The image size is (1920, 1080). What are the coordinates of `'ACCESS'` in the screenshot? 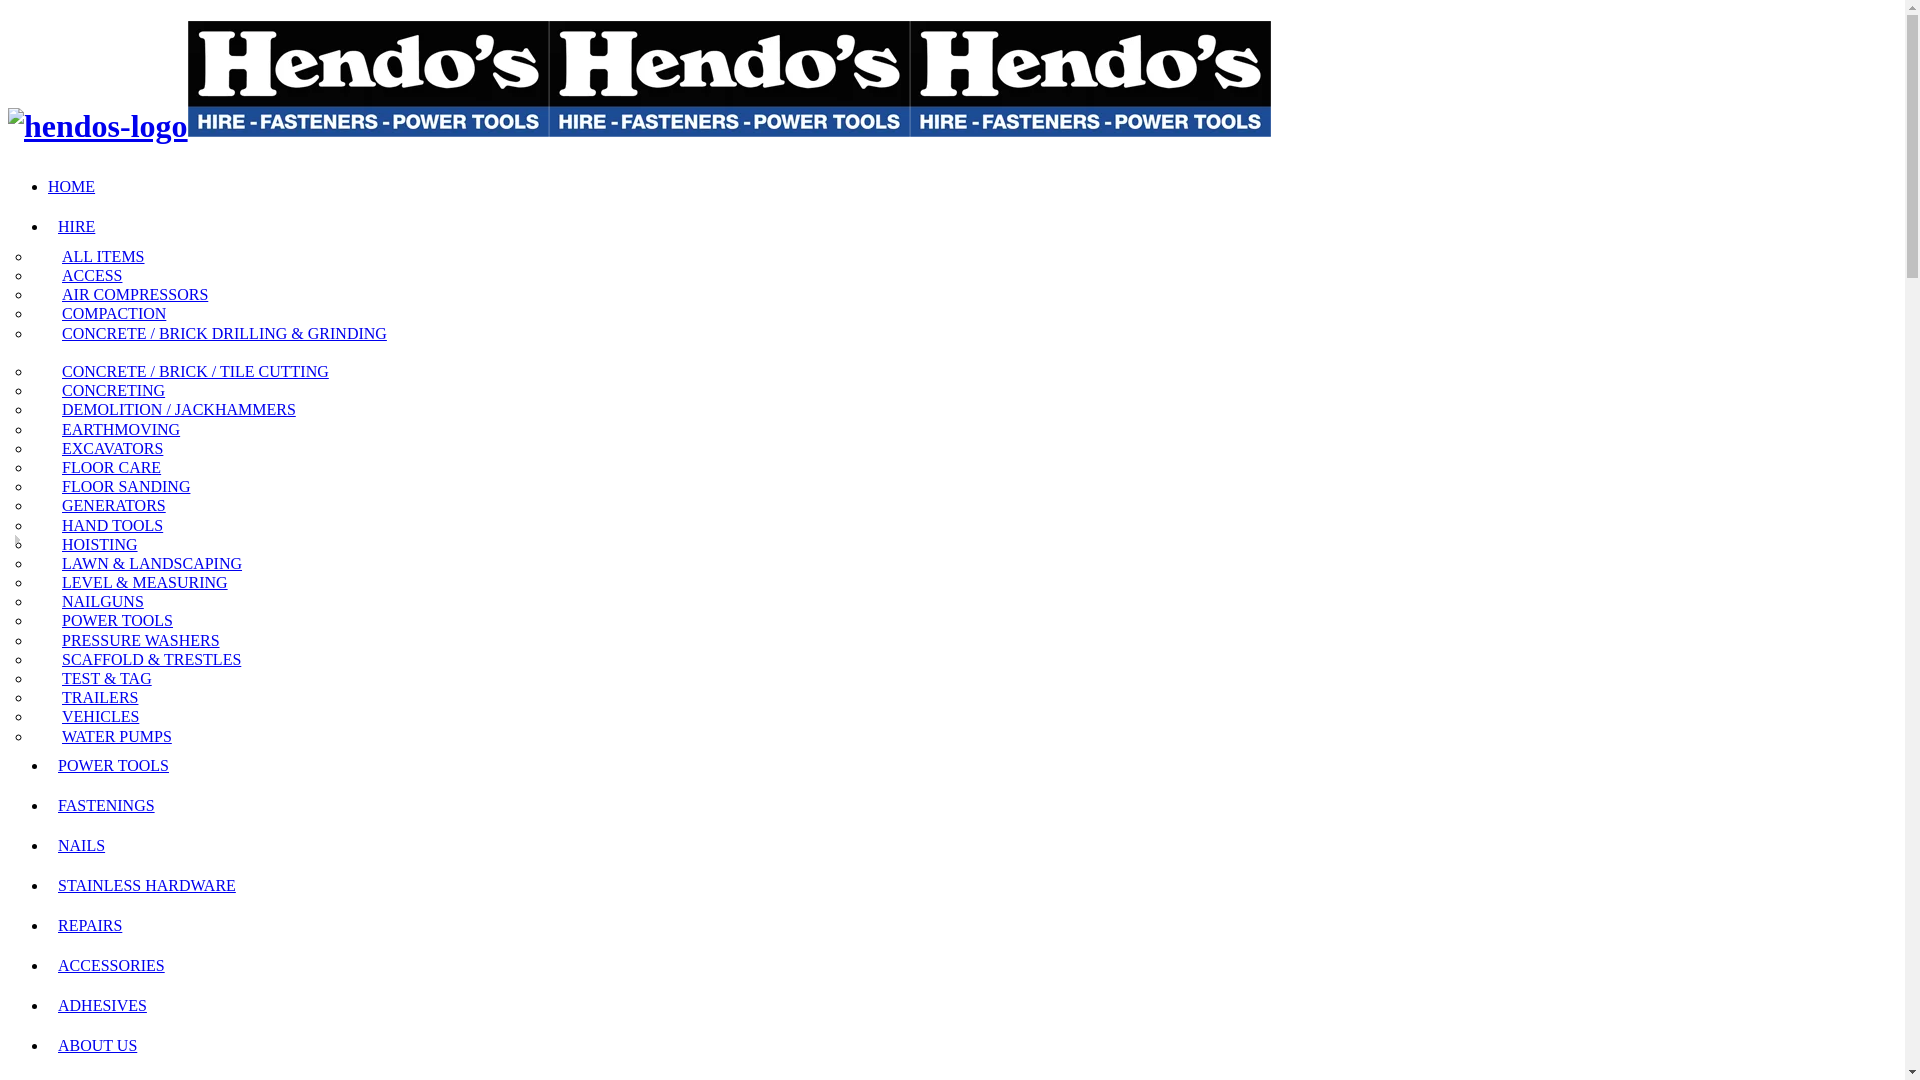 It's located at (32, 275).